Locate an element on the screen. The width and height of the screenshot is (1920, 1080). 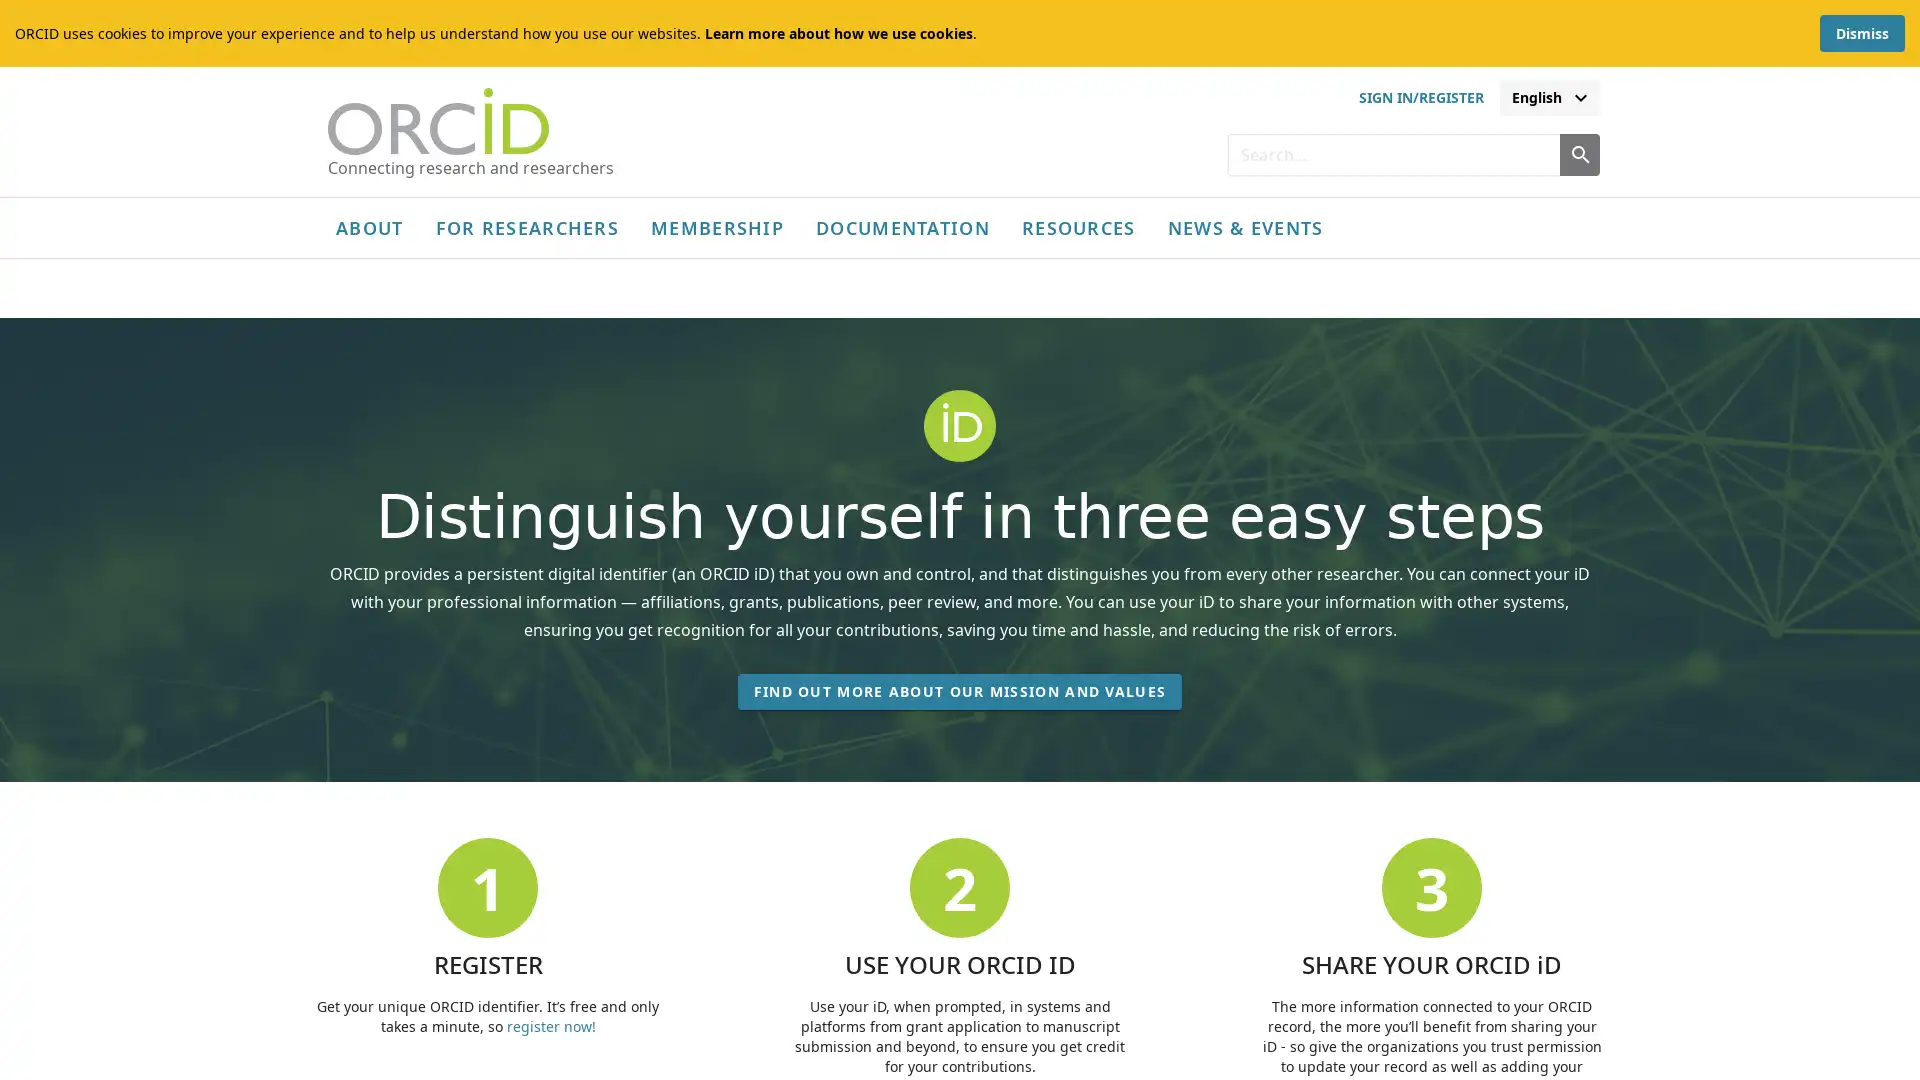
FIND OUT MORE ABOUT OUR MISSION AND VALUES is located at coordinates (958, 703).